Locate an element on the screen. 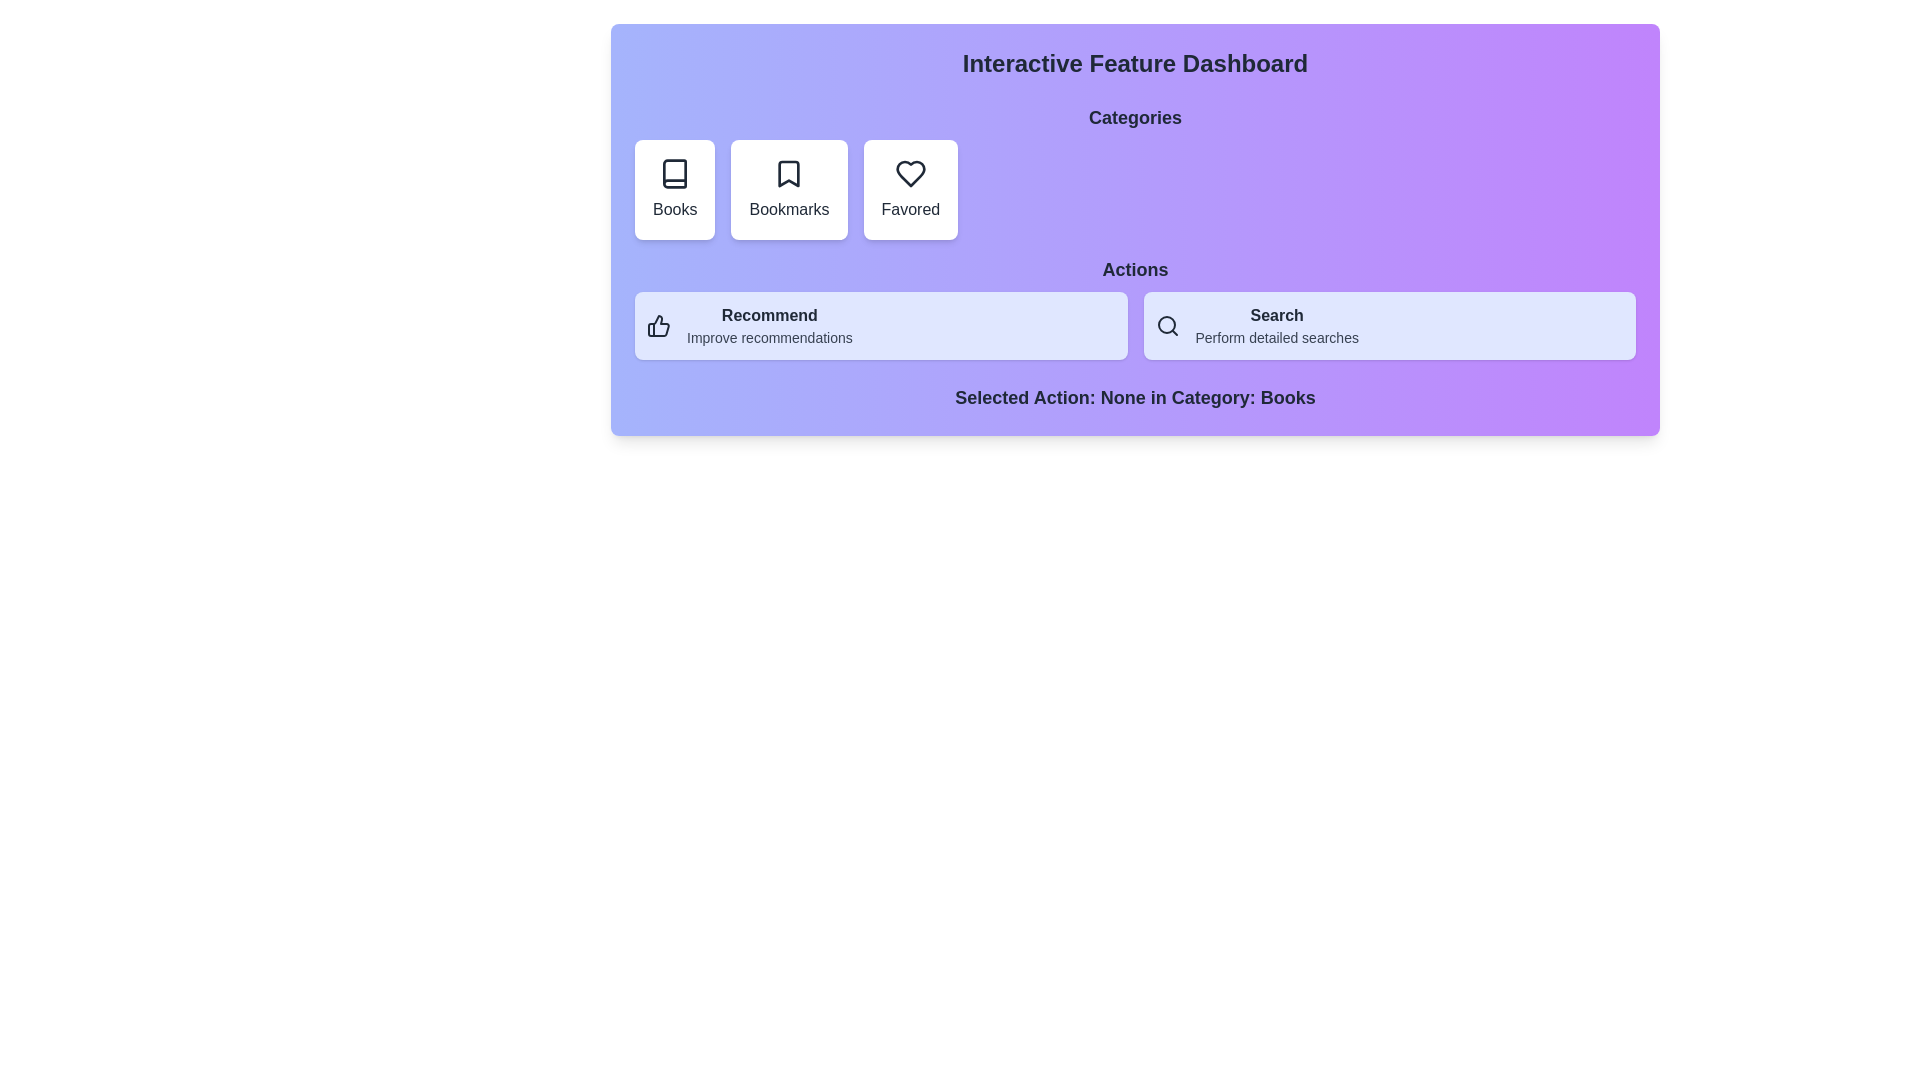 The image size is (1920, 1080). the heart-shaped icon representing the 'Favored' category in the dashboard, which is located between the 'Bookmarks' icon and the right edge of the section is located at coordinates (909, 172).